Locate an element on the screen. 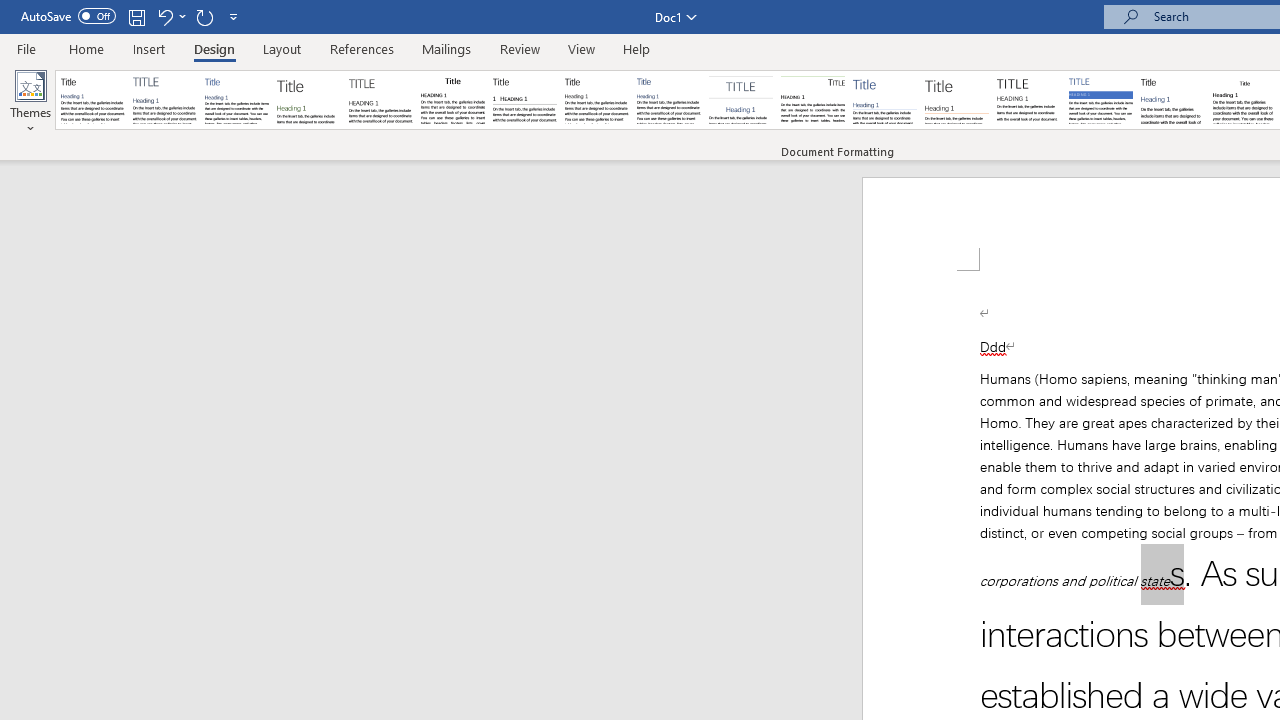 The width and height of the screenshot is (1280, 720). 'Lines (Stylish)' is located at coordinates (956, 100).